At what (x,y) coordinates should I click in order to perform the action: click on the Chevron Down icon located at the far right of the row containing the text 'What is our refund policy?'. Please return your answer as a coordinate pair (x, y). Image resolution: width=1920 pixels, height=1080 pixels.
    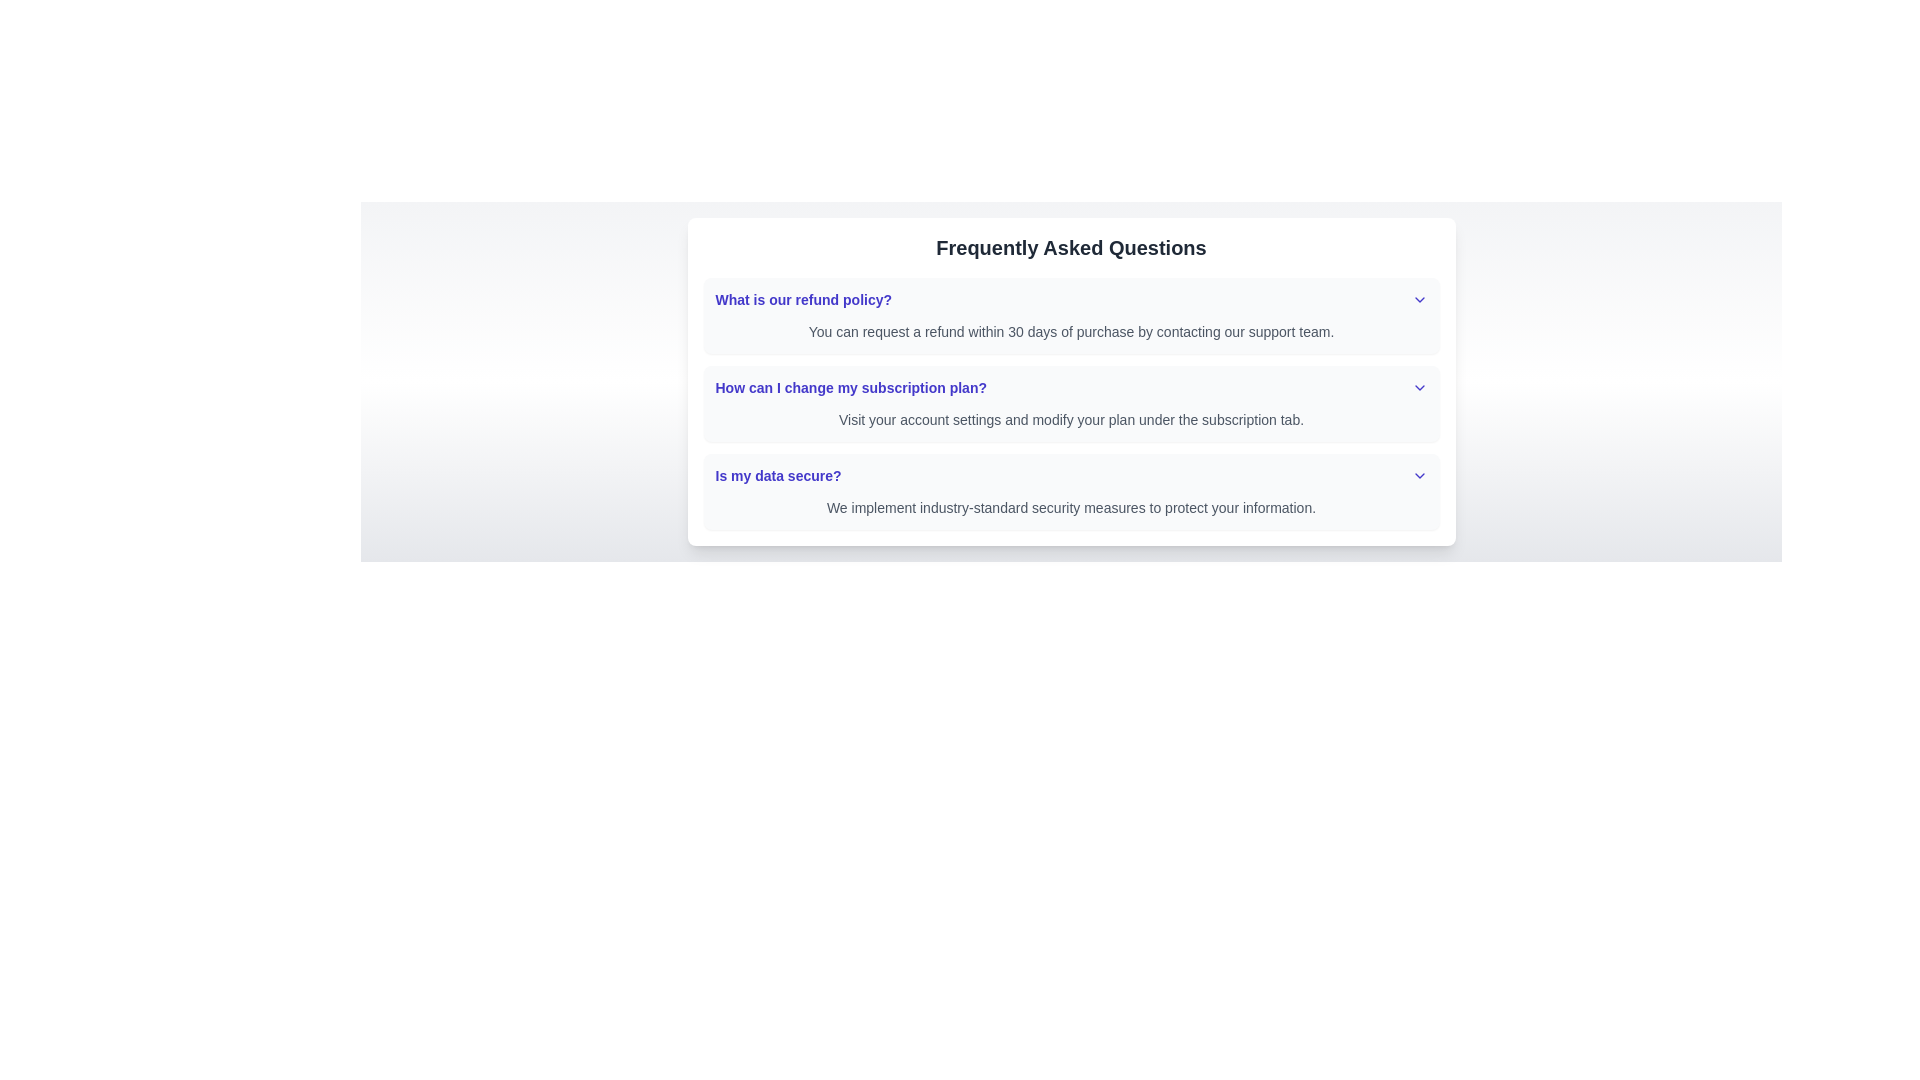
    Looking at the image, I should click on (1418, 300).